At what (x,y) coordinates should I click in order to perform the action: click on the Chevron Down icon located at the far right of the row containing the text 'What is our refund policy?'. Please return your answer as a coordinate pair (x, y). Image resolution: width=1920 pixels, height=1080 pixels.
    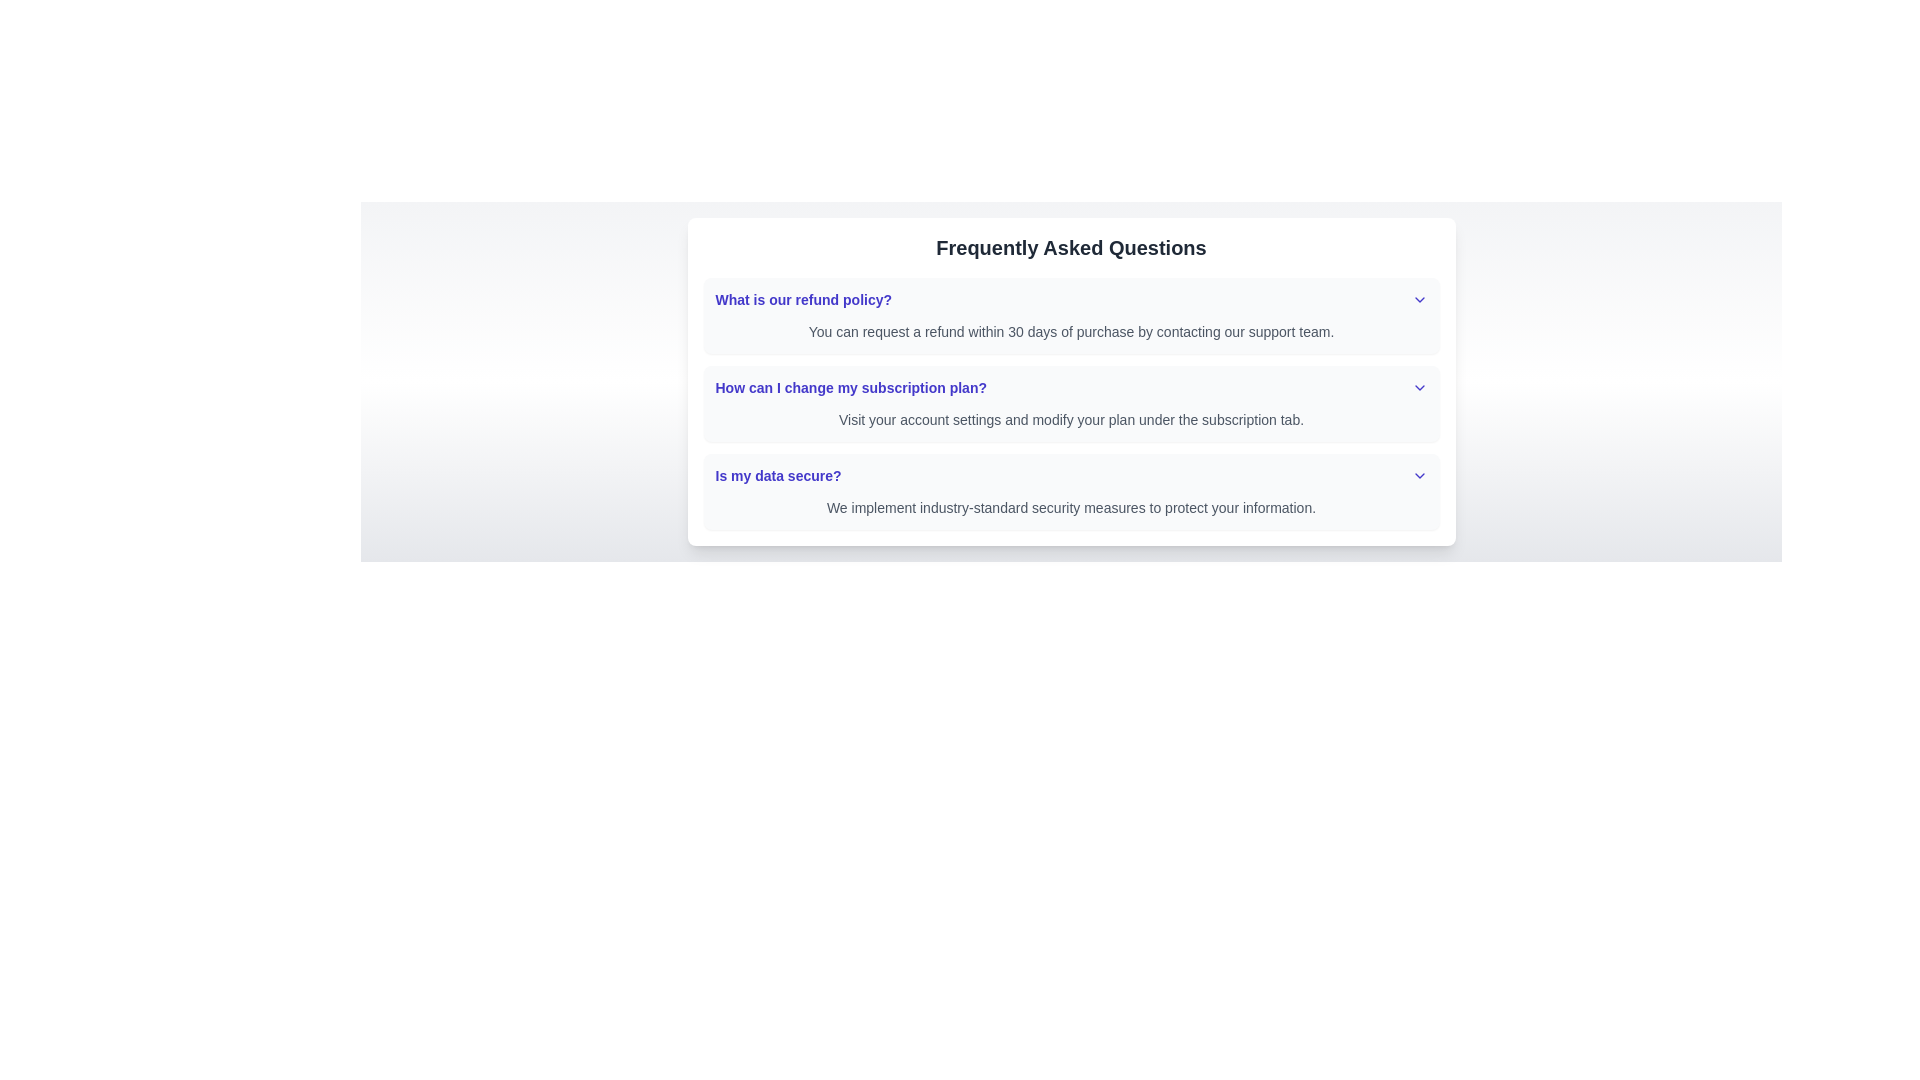
    Looking at the image, I should click on (1418, 300).